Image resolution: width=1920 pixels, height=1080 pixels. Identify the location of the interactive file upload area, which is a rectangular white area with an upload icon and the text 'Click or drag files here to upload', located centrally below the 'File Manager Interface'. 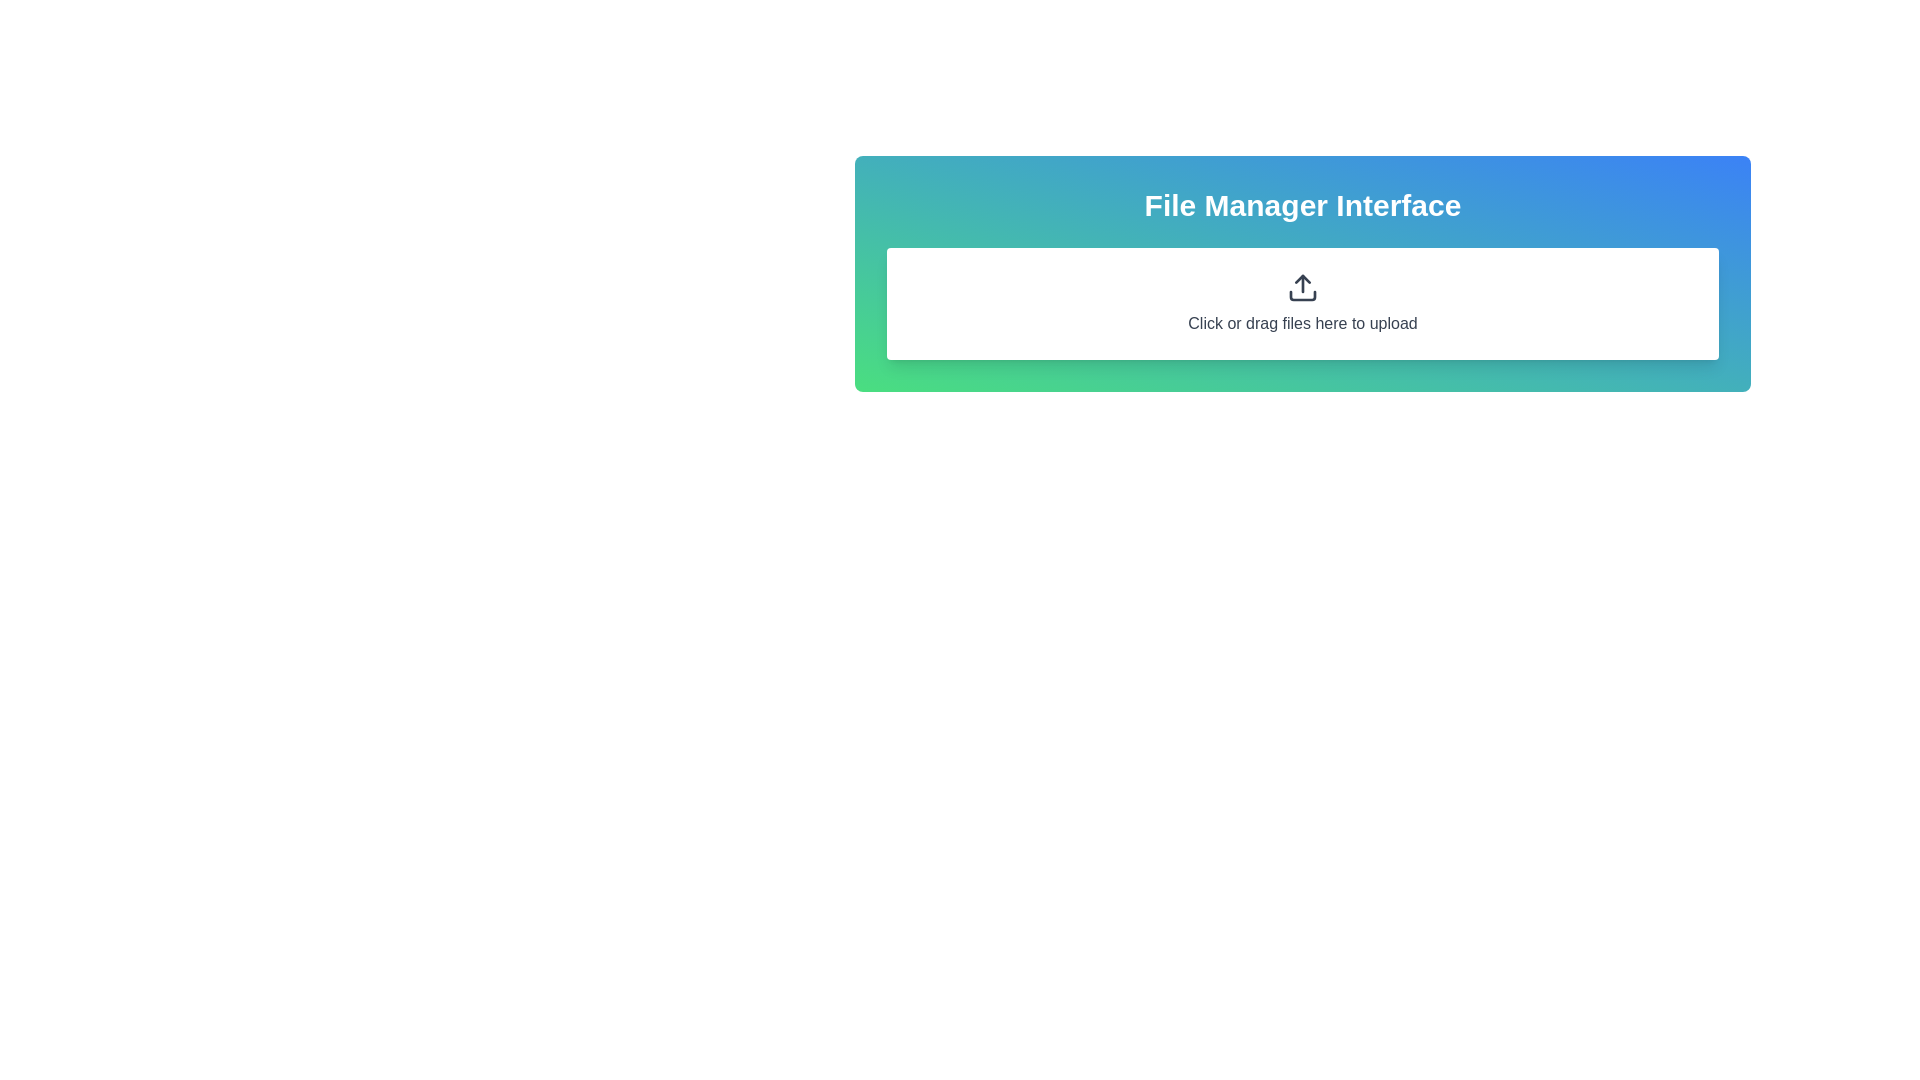
(1302, 304).